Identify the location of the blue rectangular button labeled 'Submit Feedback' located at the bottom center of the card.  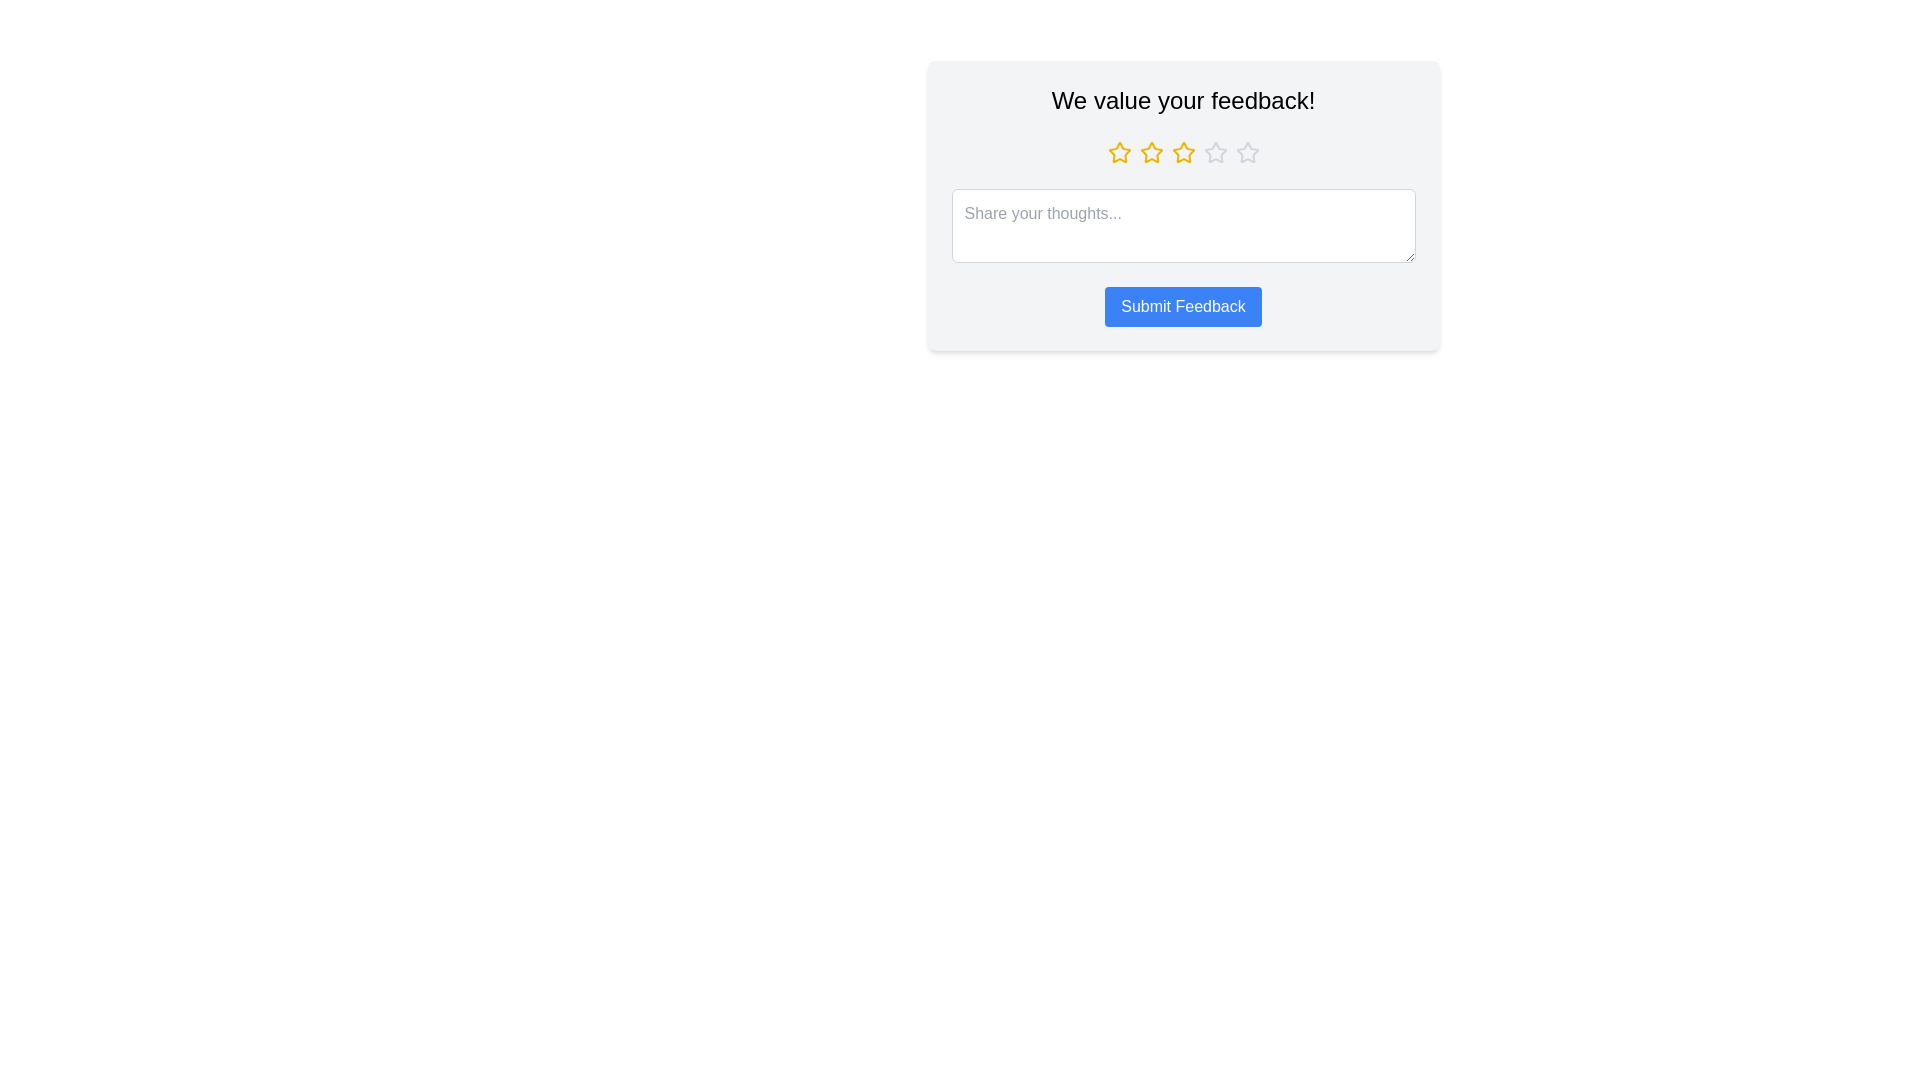
(1183, 307).